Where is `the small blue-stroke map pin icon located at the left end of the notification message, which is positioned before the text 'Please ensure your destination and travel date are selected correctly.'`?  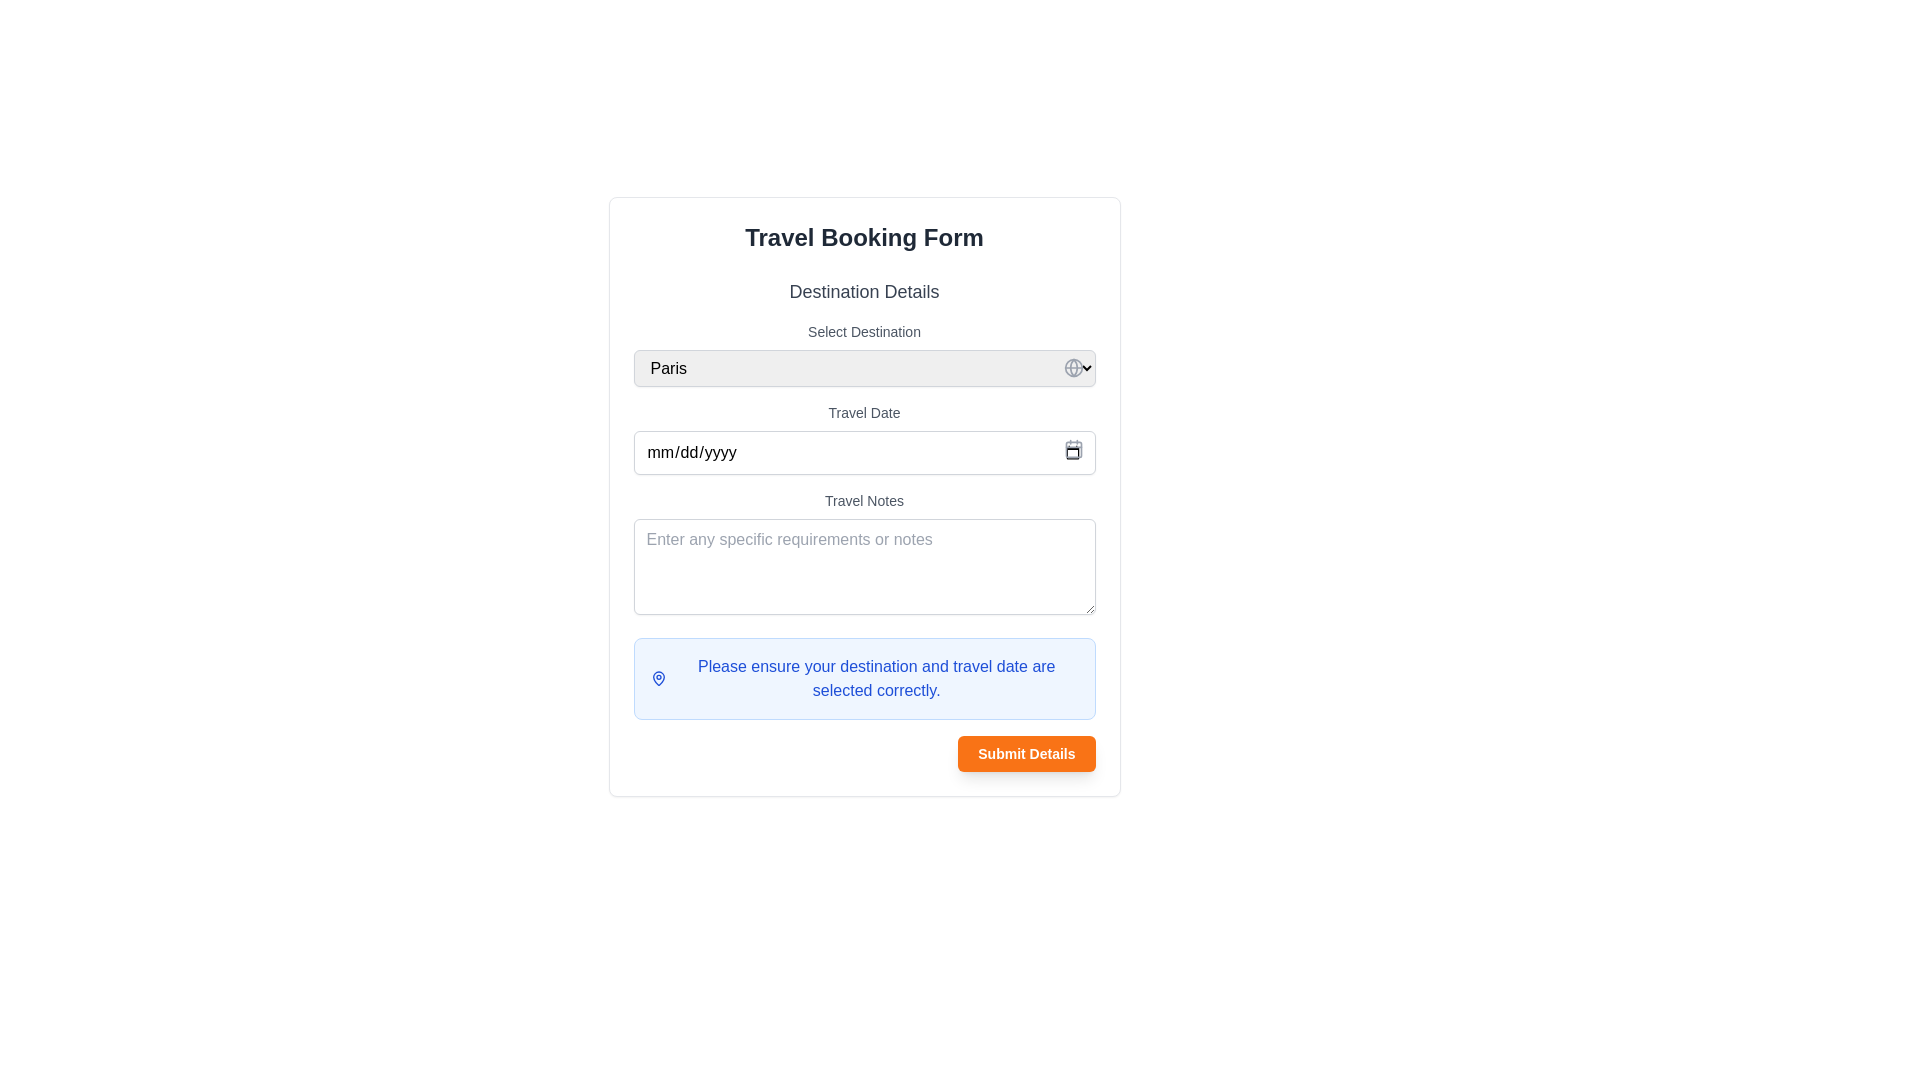 the small blue-stroke map pin icon located at the left end of the notification message, which is positioned before the text 'Please ensure your destination and travel date are selected correctly.' is located at coordinates (658, 677).